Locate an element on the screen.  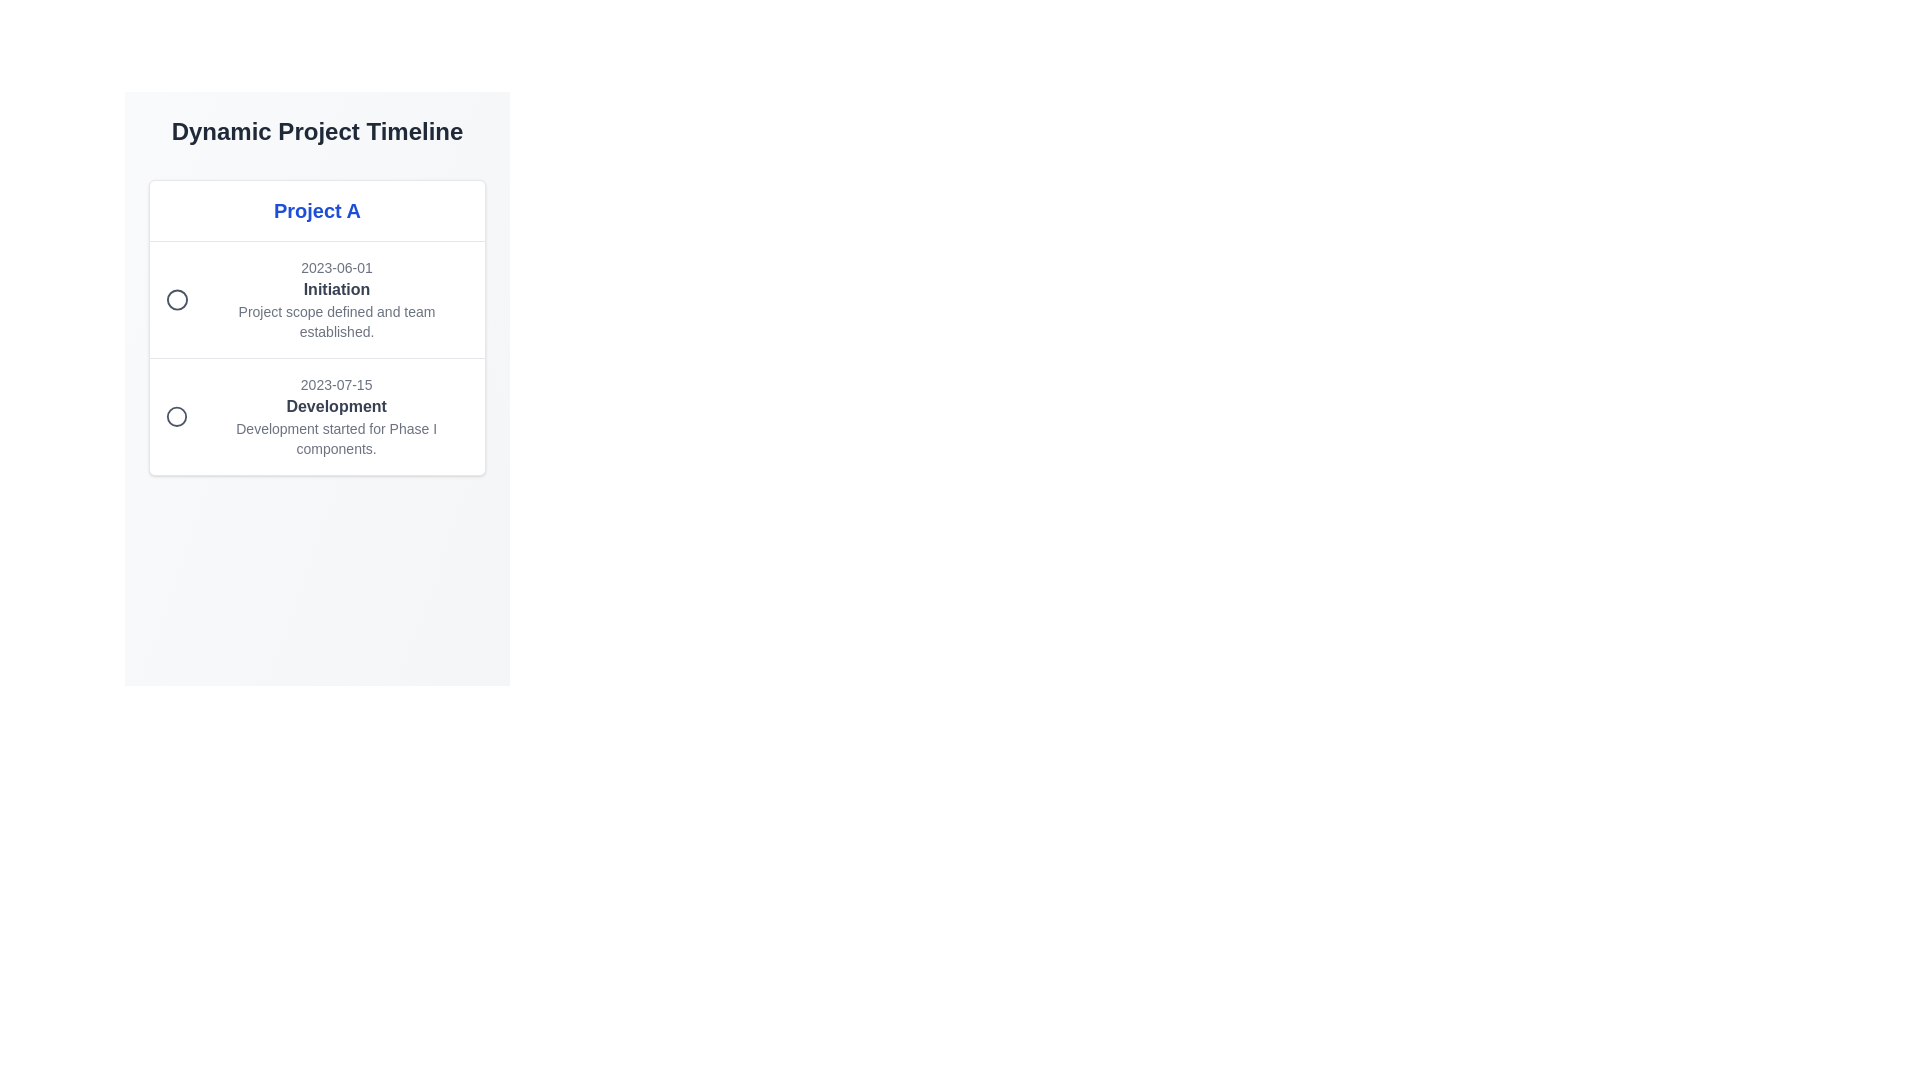
the static text label displaying 'Initiation', which is part of the timeline interface, located between the date '2023-06-01' and the description text 'Project scope defined and team established.' is located at coordinates (336, 289).